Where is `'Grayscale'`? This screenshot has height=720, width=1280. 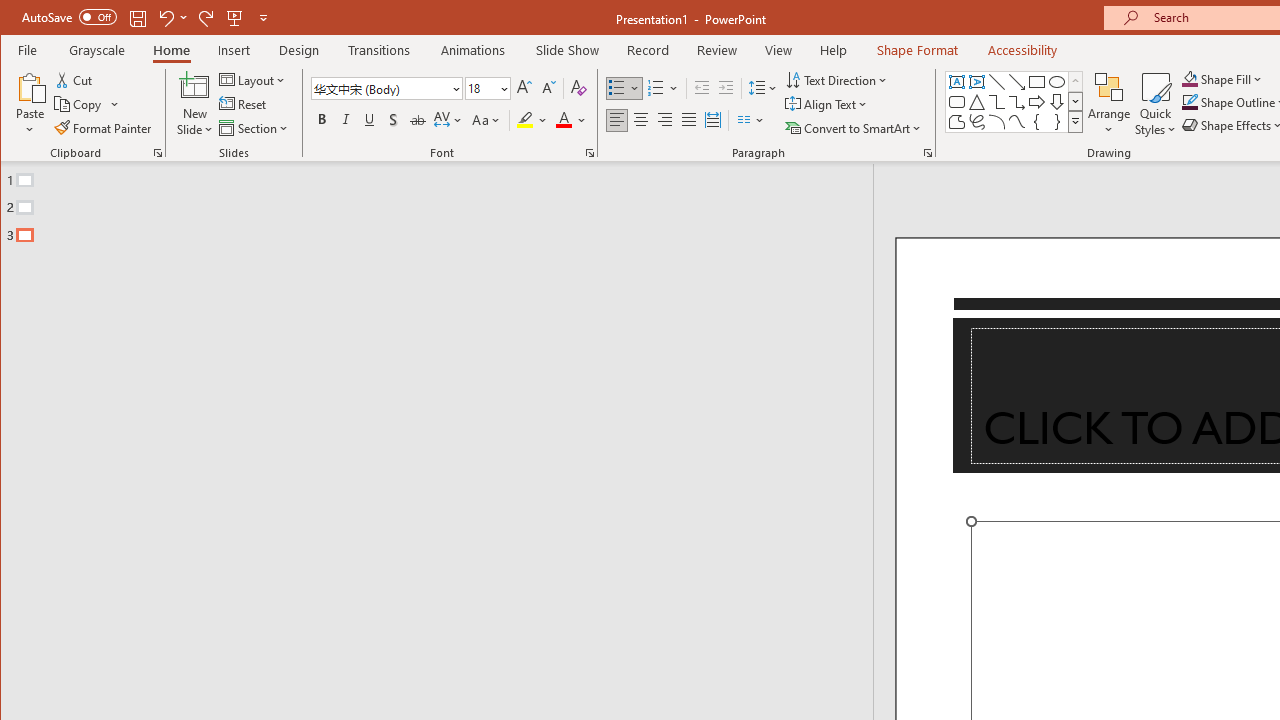
'Grayscale' is located at coordinates (96, 49).